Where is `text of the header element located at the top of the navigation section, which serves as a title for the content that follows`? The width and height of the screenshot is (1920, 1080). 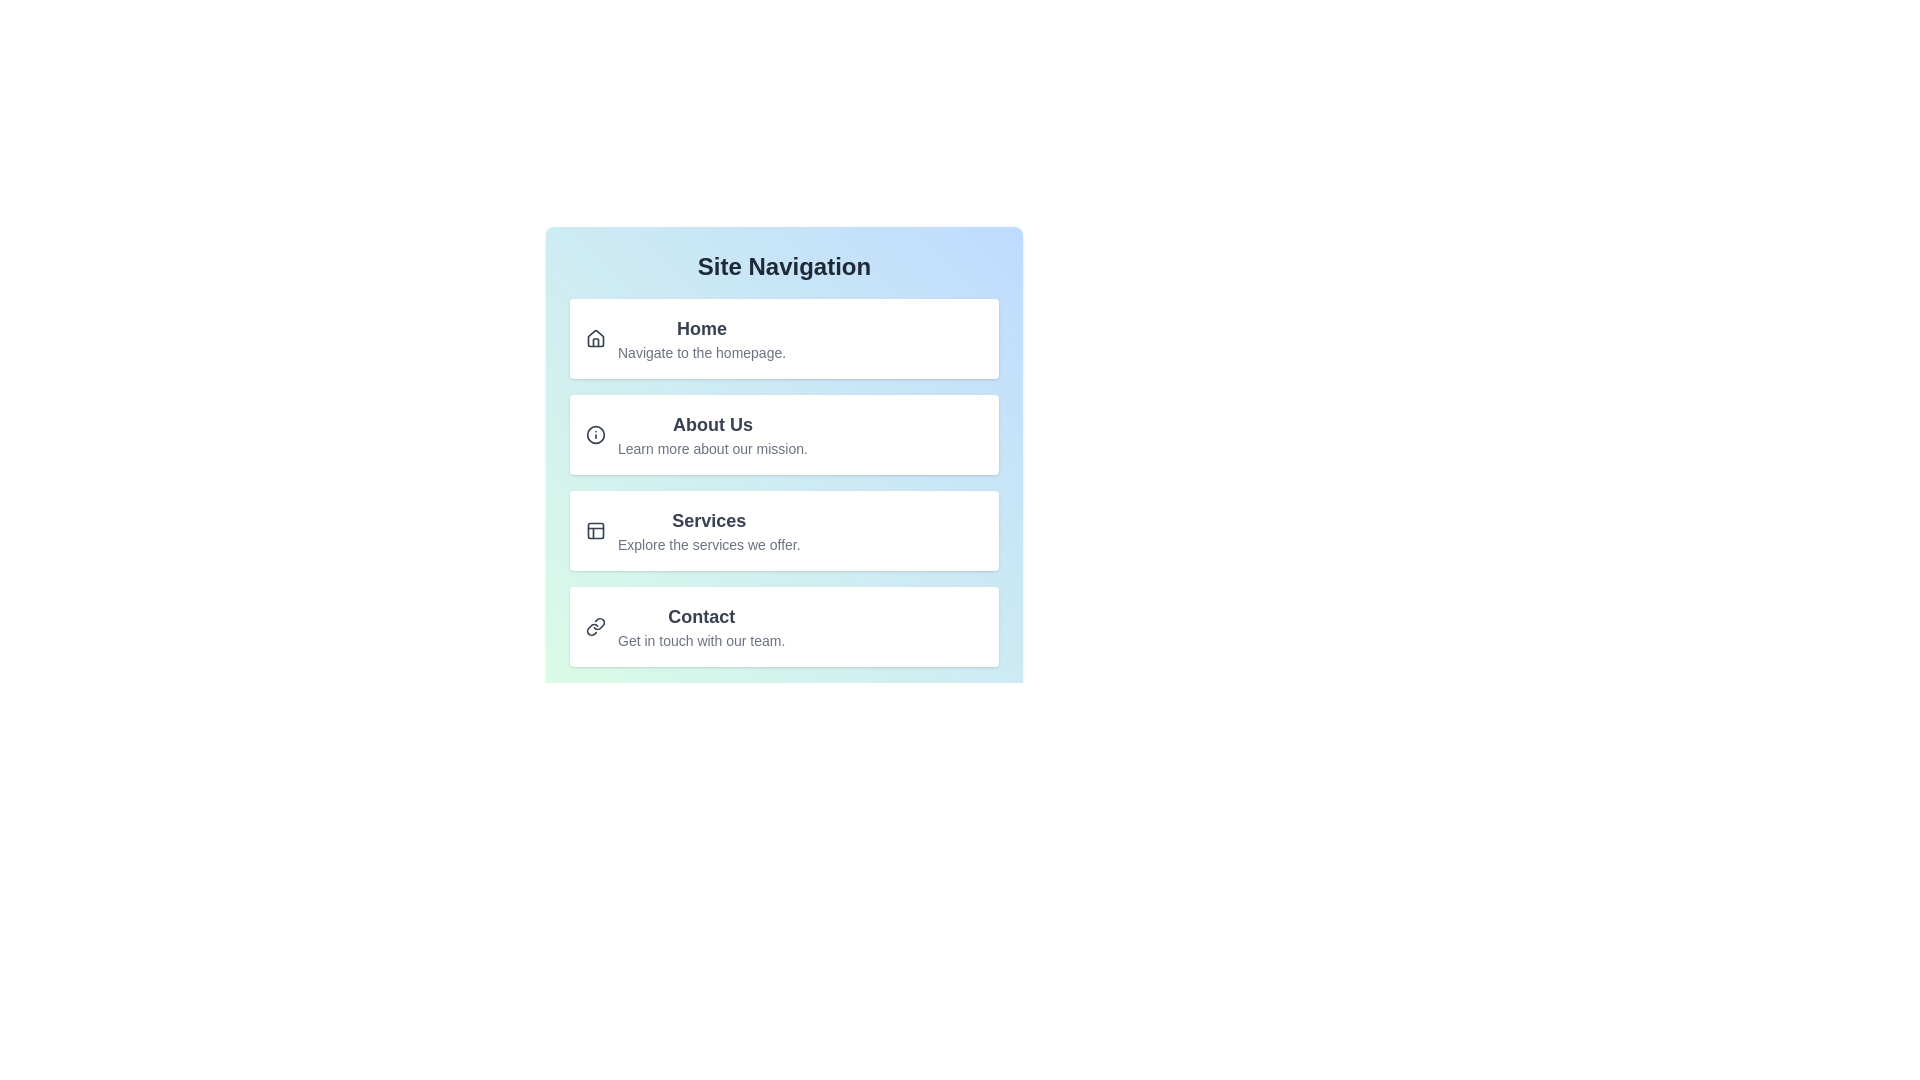 text of the header element located at the top of the navigation section, which serves as a title for the content that follows is located at coordinates (783, 265).